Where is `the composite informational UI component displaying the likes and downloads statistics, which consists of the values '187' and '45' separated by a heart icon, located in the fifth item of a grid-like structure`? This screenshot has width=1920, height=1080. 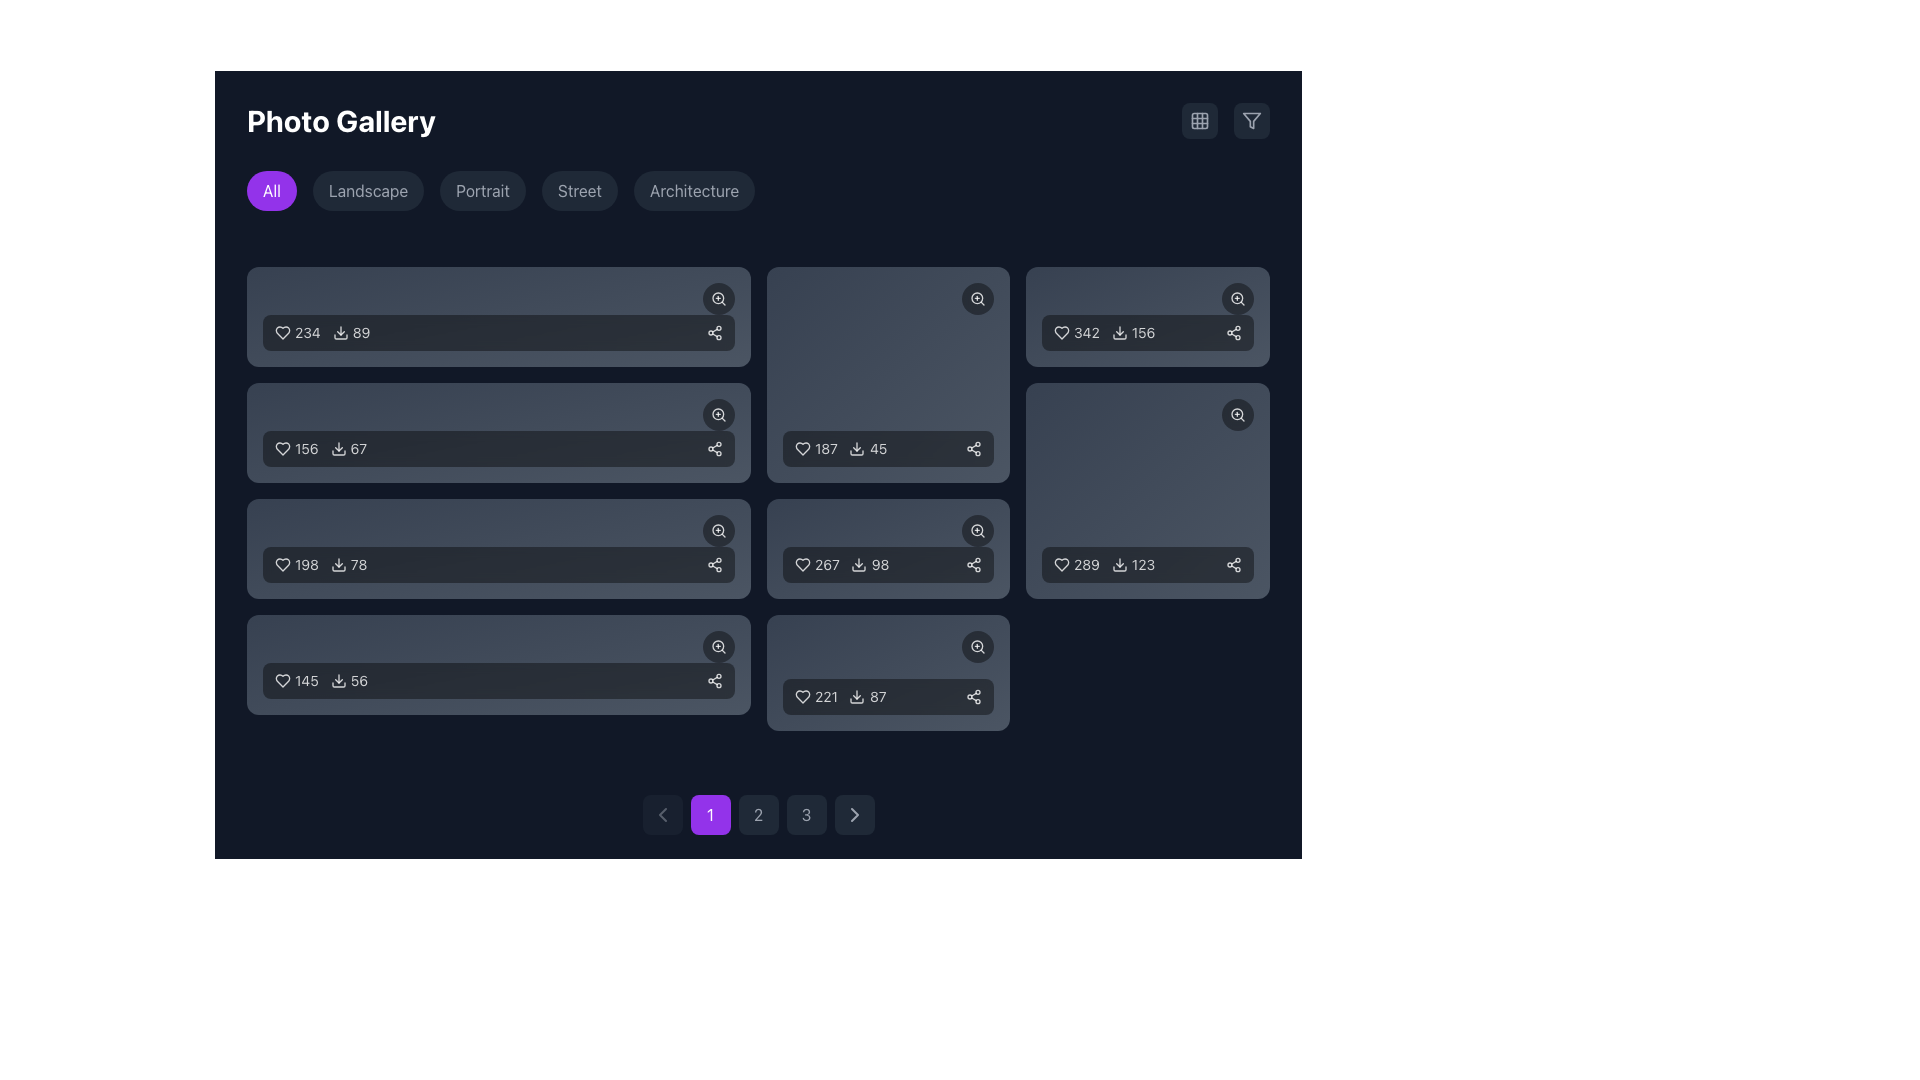 the composite informational UI component displaying the likes and downloads statistics, which consists of the values '187' and '45' separated by a heart icon, located in the fifth item of a grid-like structure is located at coordinates (840, 447).